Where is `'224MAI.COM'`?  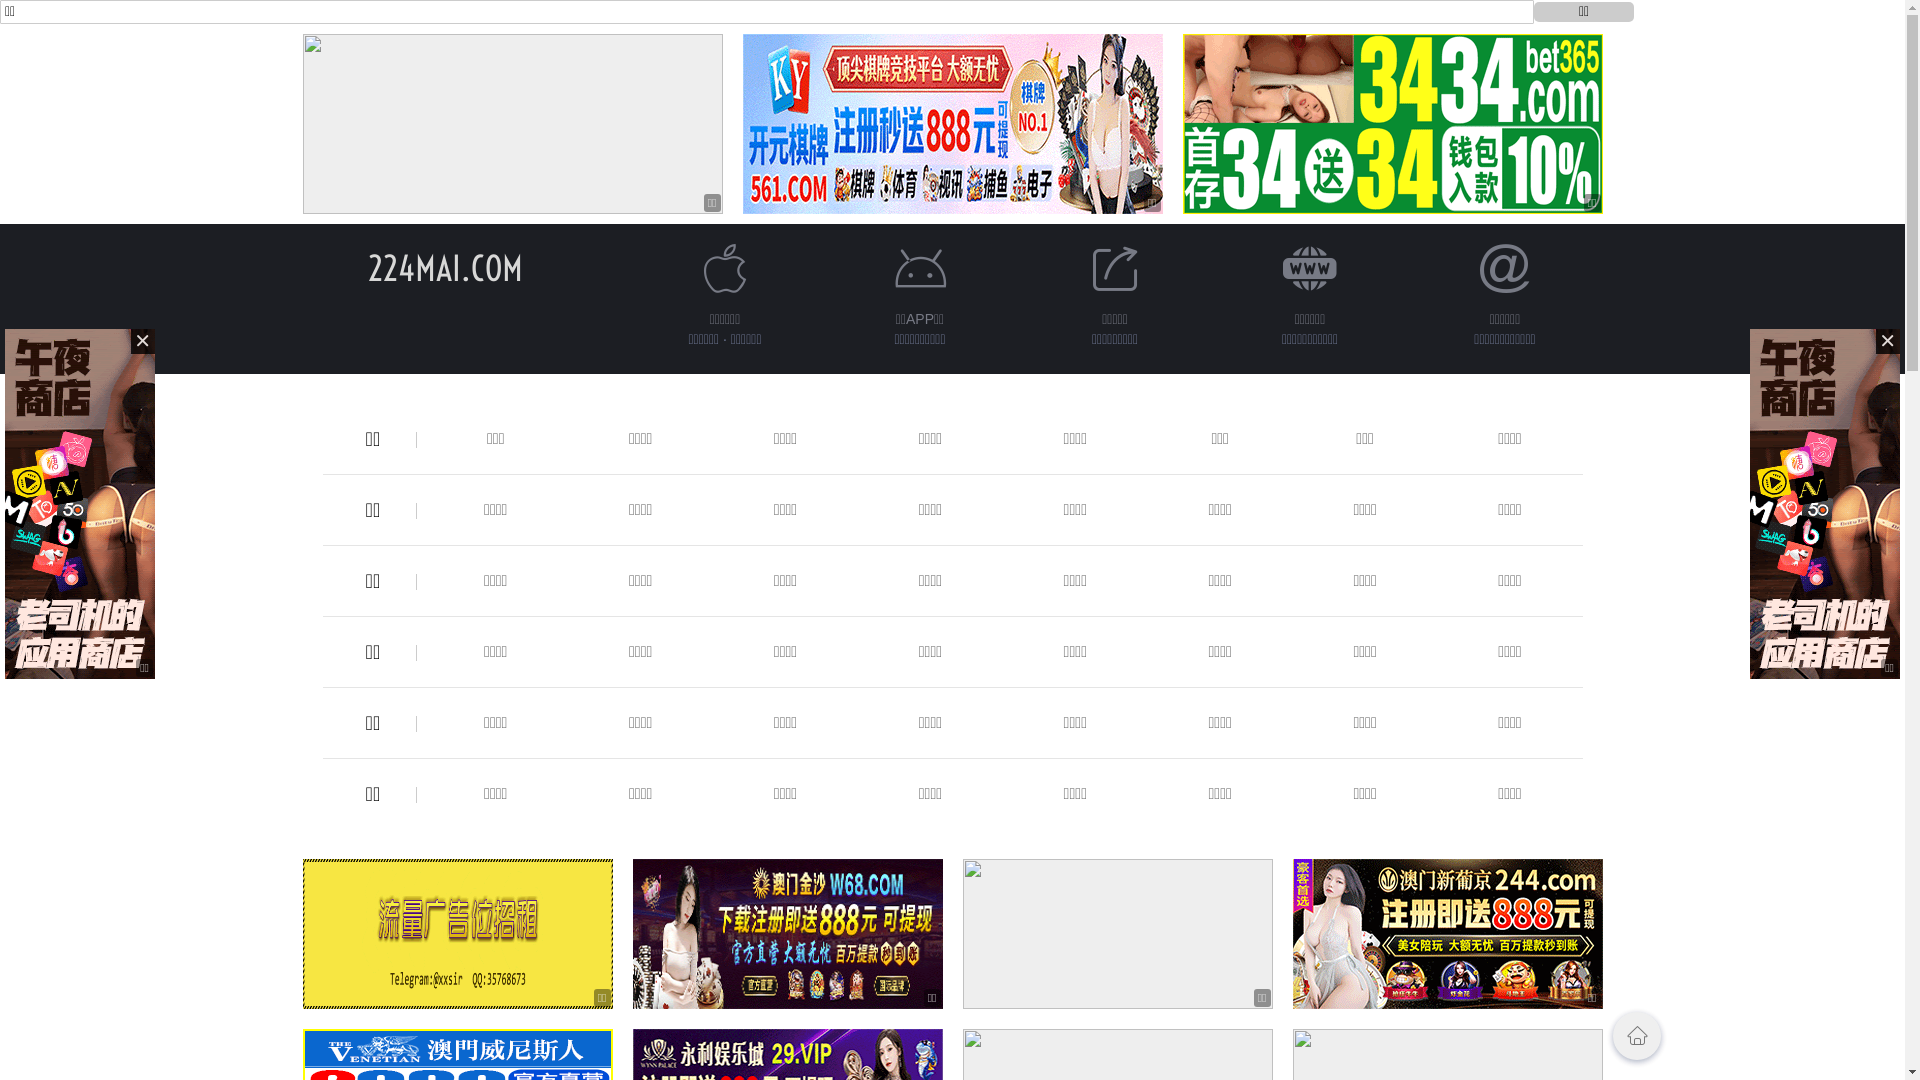 '224MAI.COM' is located at coordinates (368, 267).